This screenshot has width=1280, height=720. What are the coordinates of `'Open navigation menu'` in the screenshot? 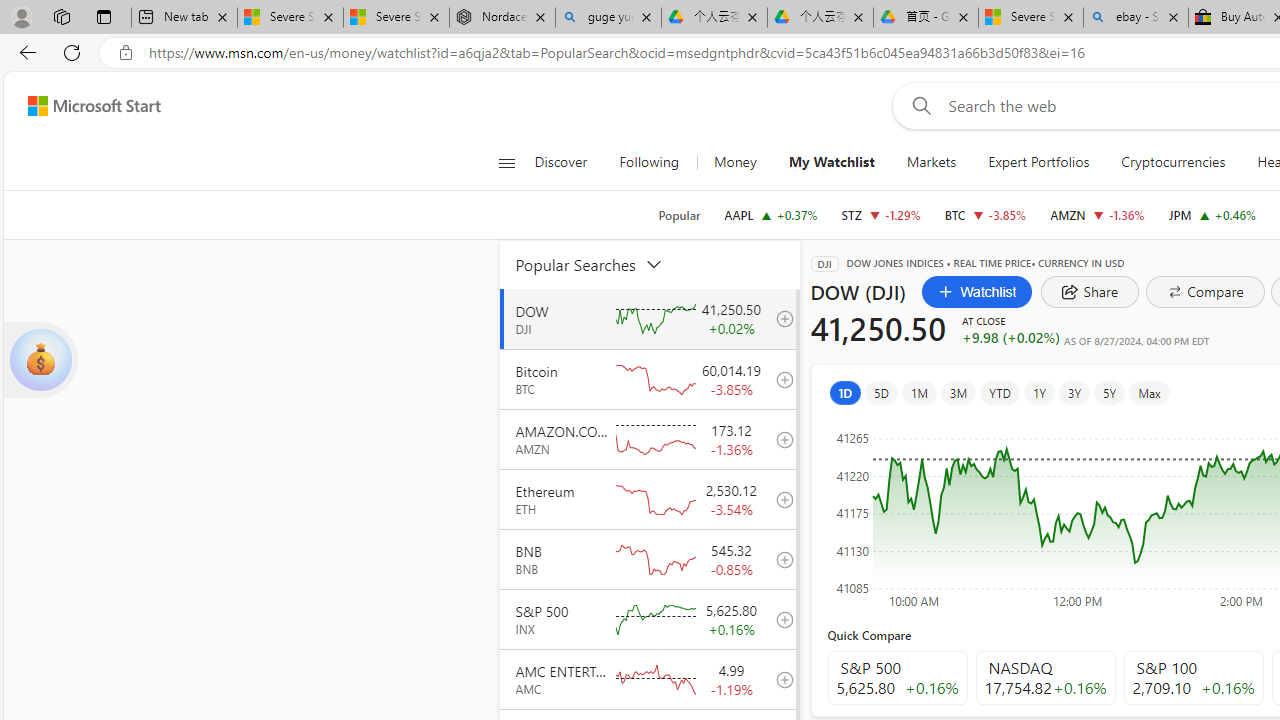 It's located at (506, 162).